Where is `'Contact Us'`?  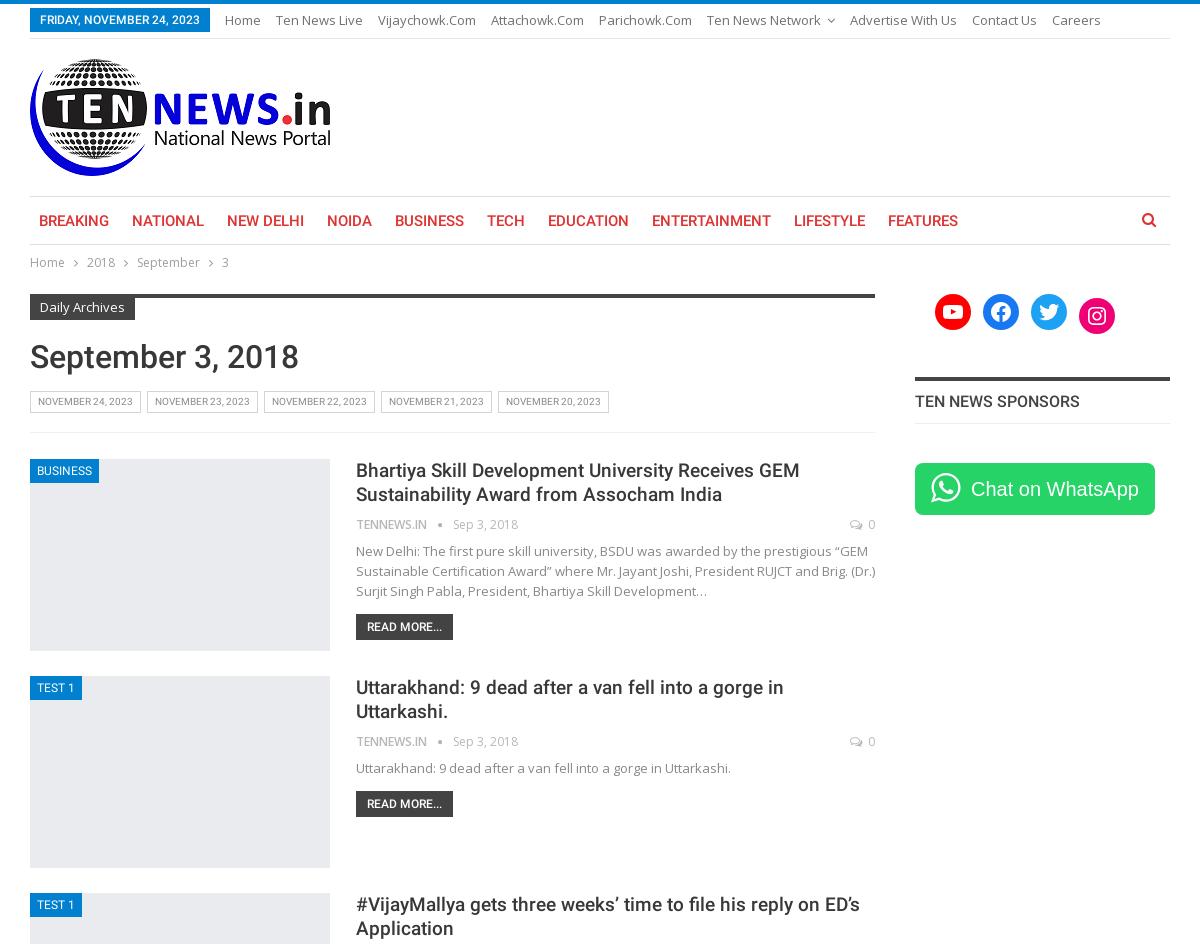 'Contact Us' is located at coordinates (972, 20).